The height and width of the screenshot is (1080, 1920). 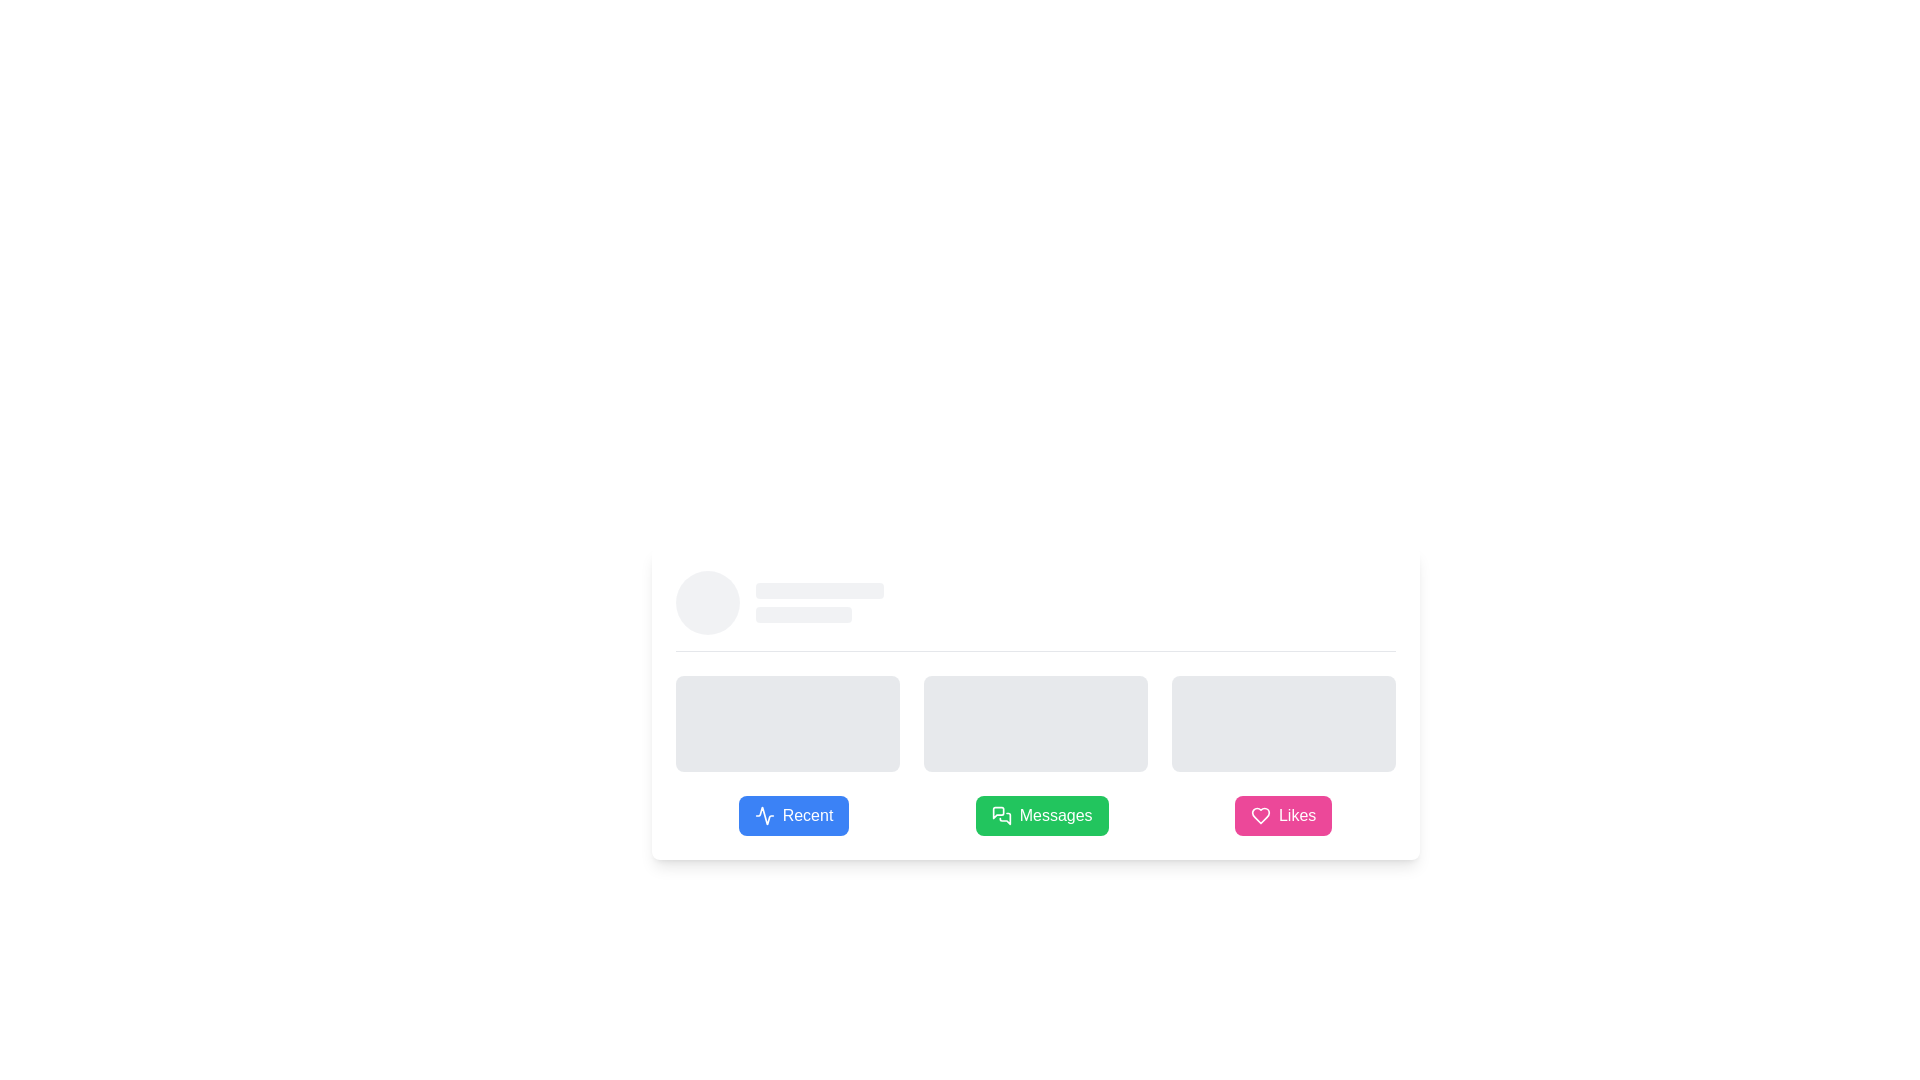 What do you see at coordinates (786, 724) in the screenshot?
I see `the loading placeholder element, which is the first in a row of three equally spaced rectangular elements in a grid layout` at bounding box center [786, 724].